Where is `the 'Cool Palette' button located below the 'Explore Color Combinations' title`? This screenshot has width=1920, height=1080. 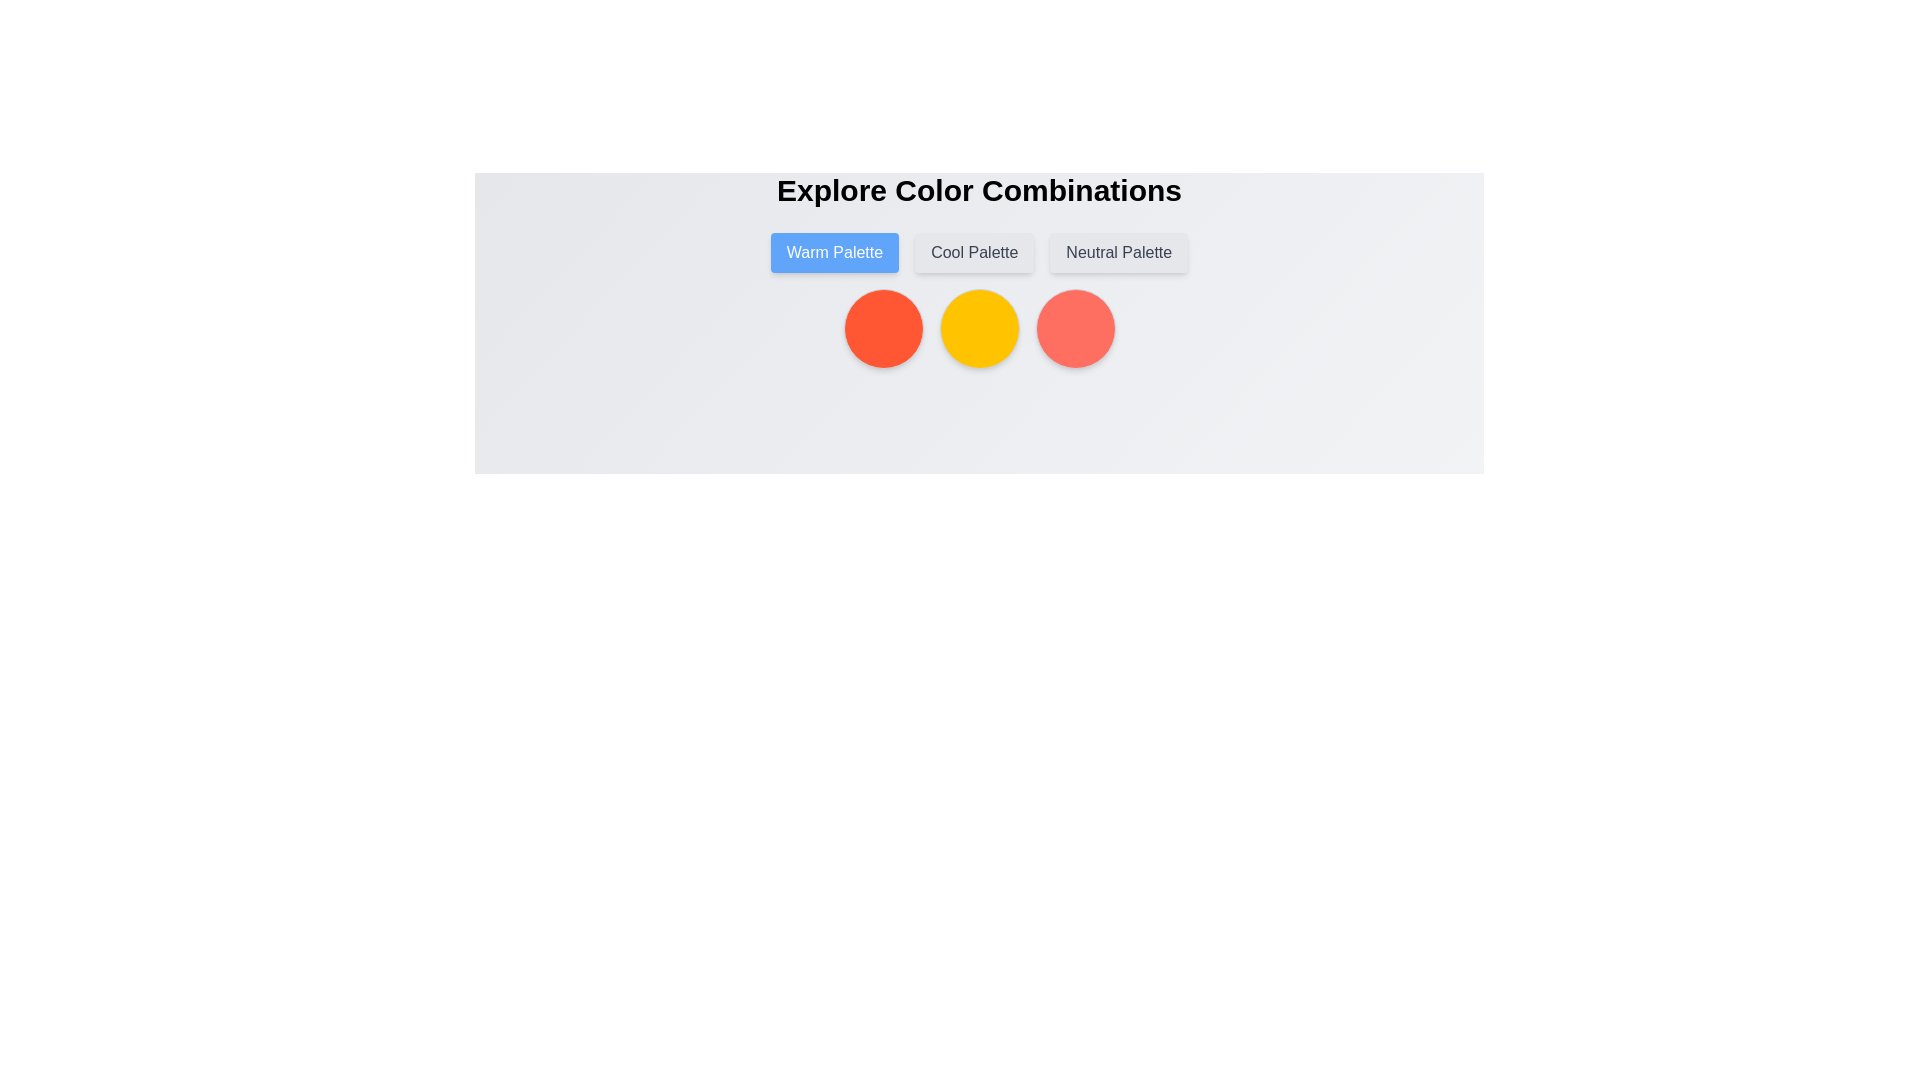
the 'Cool Palette' button located below the 'Explore Color Combinations' title is located at coordinates (979, 252).